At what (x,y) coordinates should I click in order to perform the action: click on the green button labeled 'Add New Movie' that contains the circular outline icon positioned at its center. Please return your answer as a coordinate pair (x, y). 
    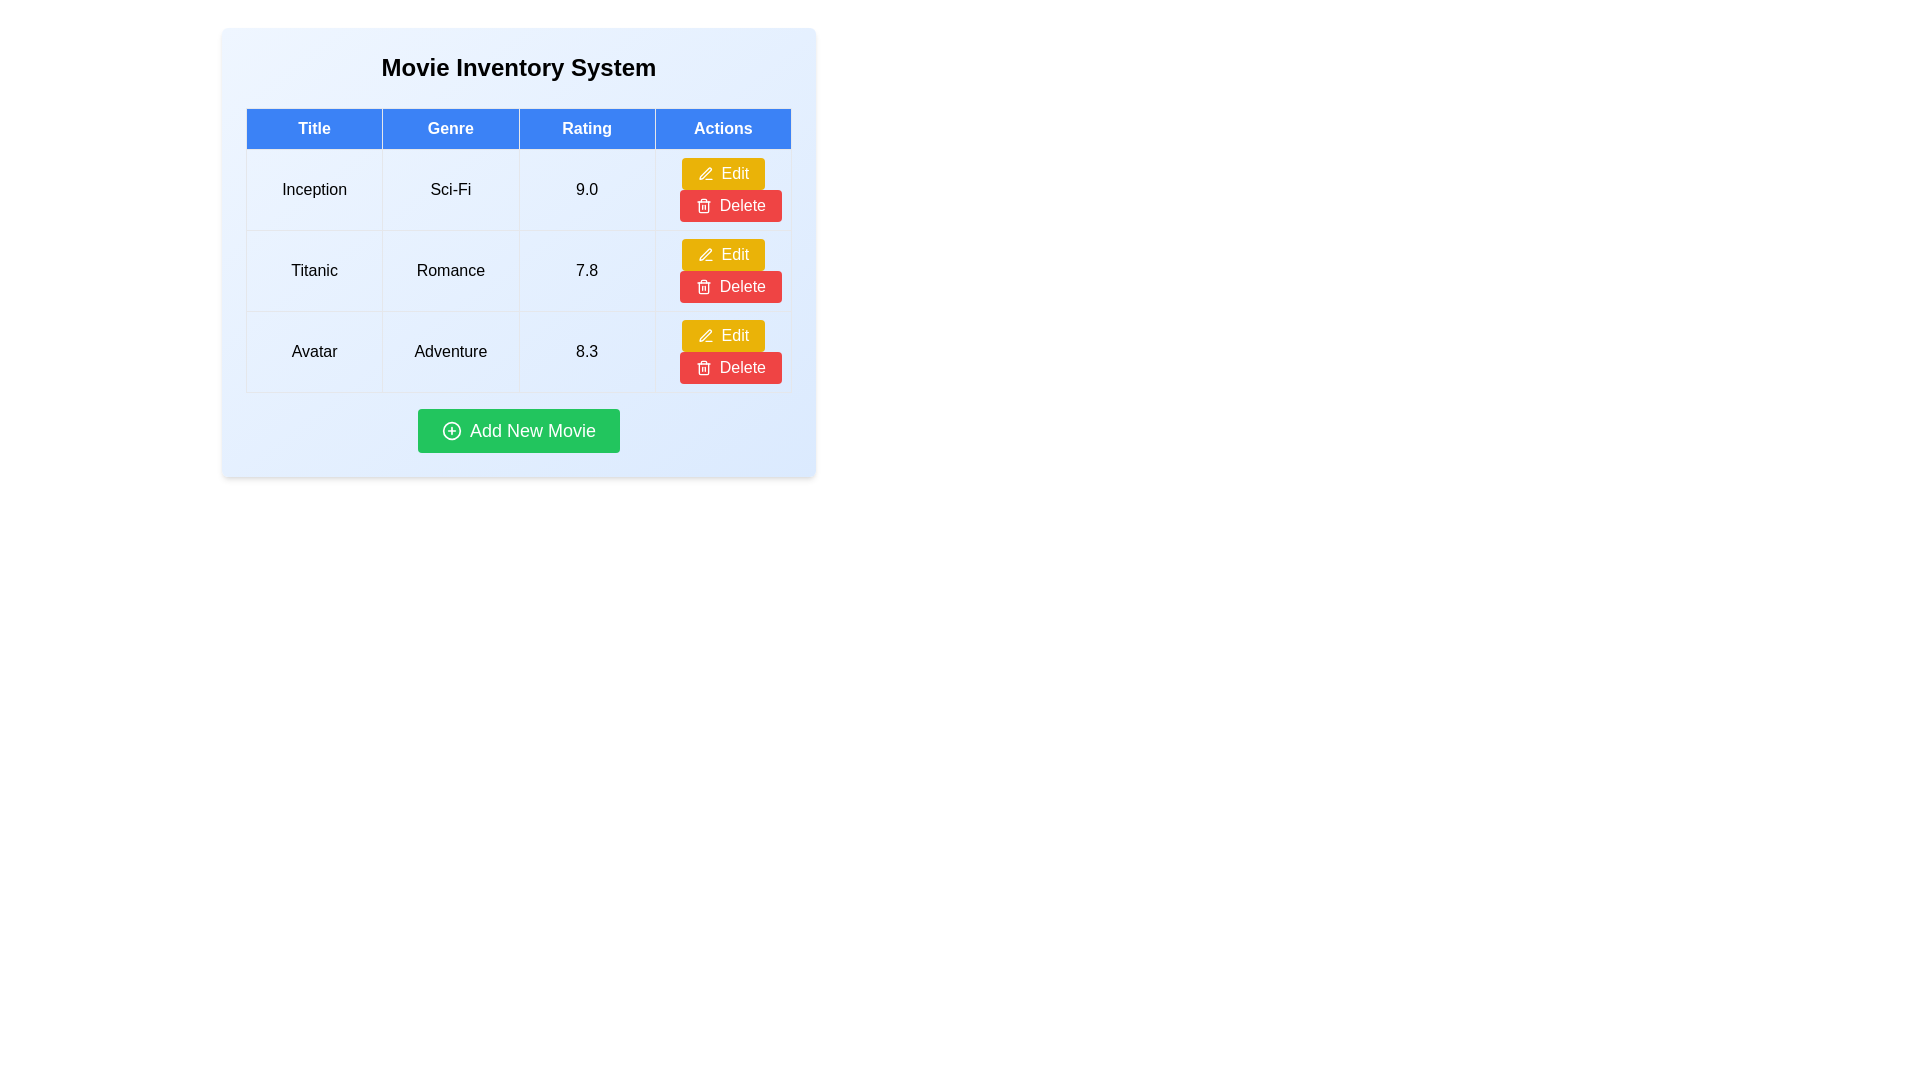
    Looking at the image, I should click on (450, 430).